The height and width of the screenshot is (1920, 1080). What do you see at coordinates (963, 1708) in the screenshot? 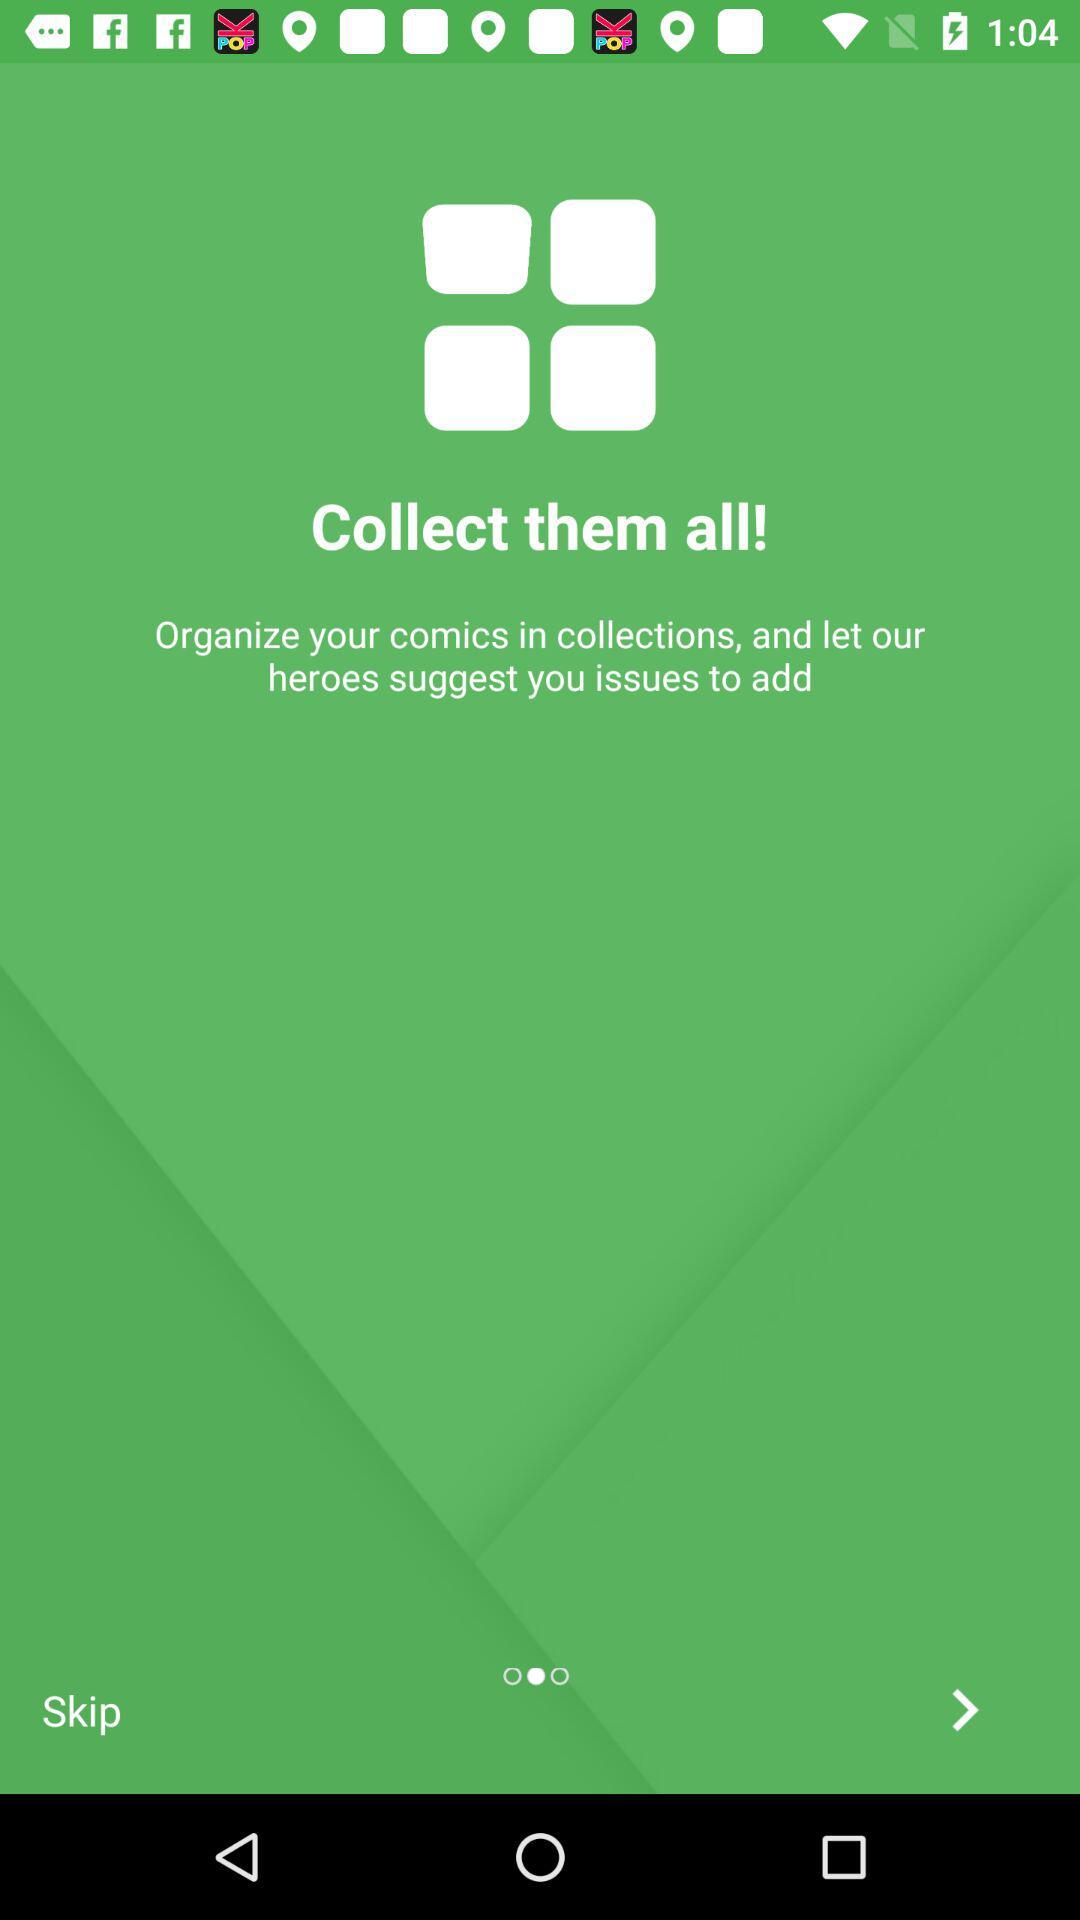
I see `next screen` at bounding box center [963, 1708].